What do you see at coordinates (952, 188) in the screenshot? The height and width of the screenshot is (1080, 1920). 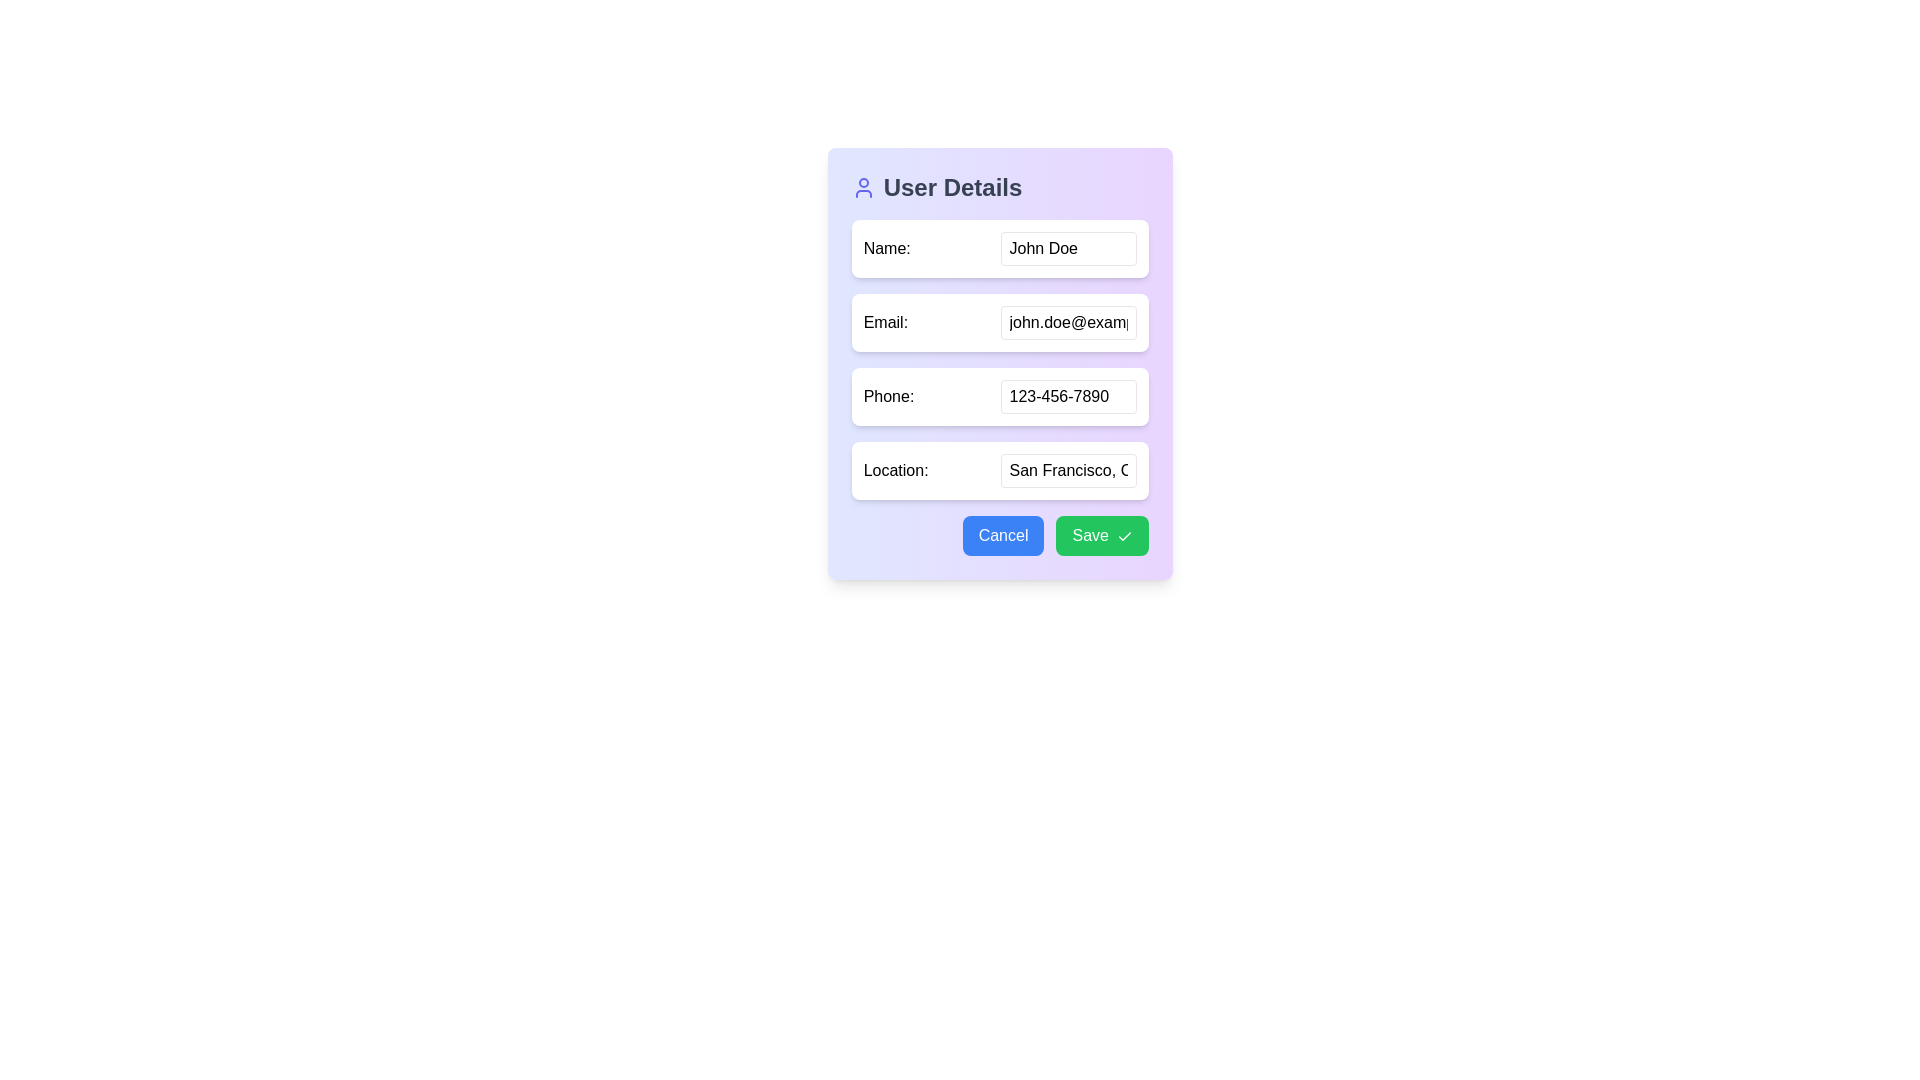 I see `the bold heading text labeled 'User Details' located at the top of the form, positioned to the right of a user symbol icon` at bounding box center [952, 188].